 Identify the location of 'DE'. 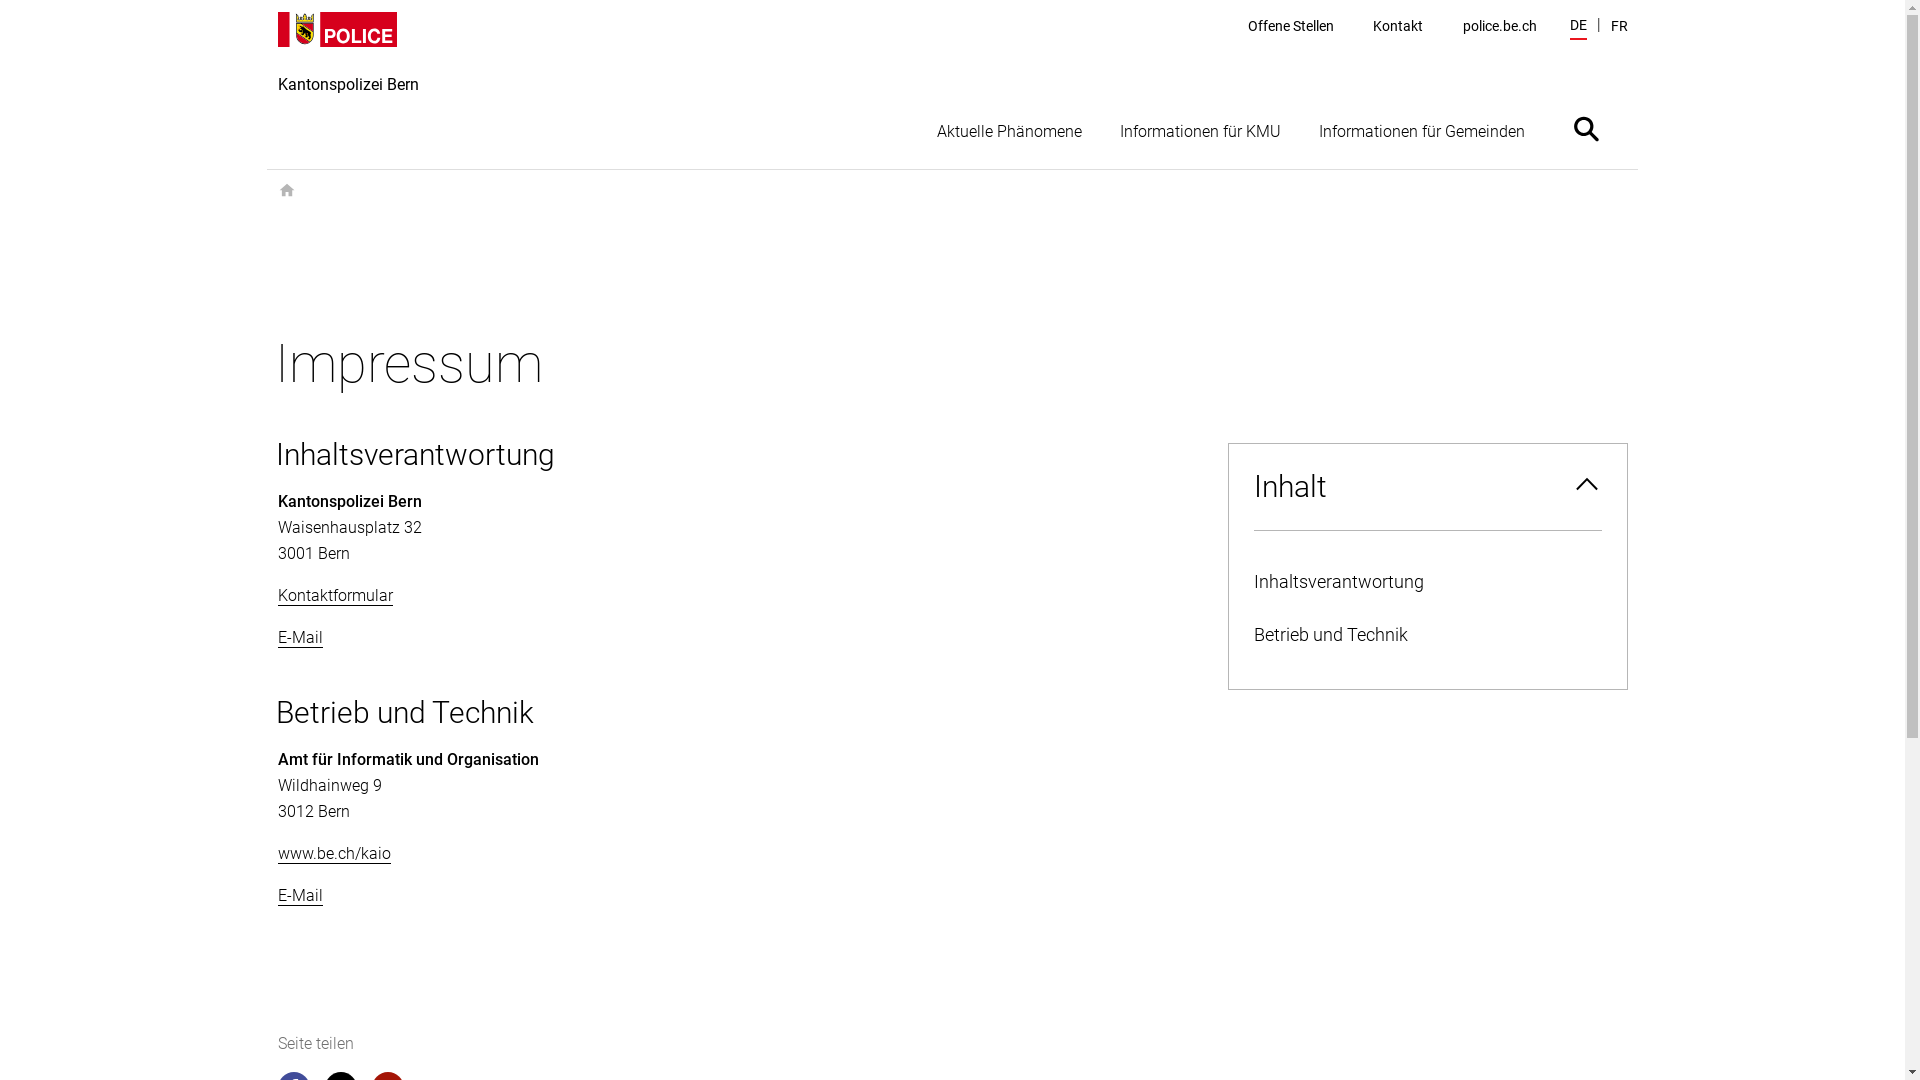
(1577, 27).